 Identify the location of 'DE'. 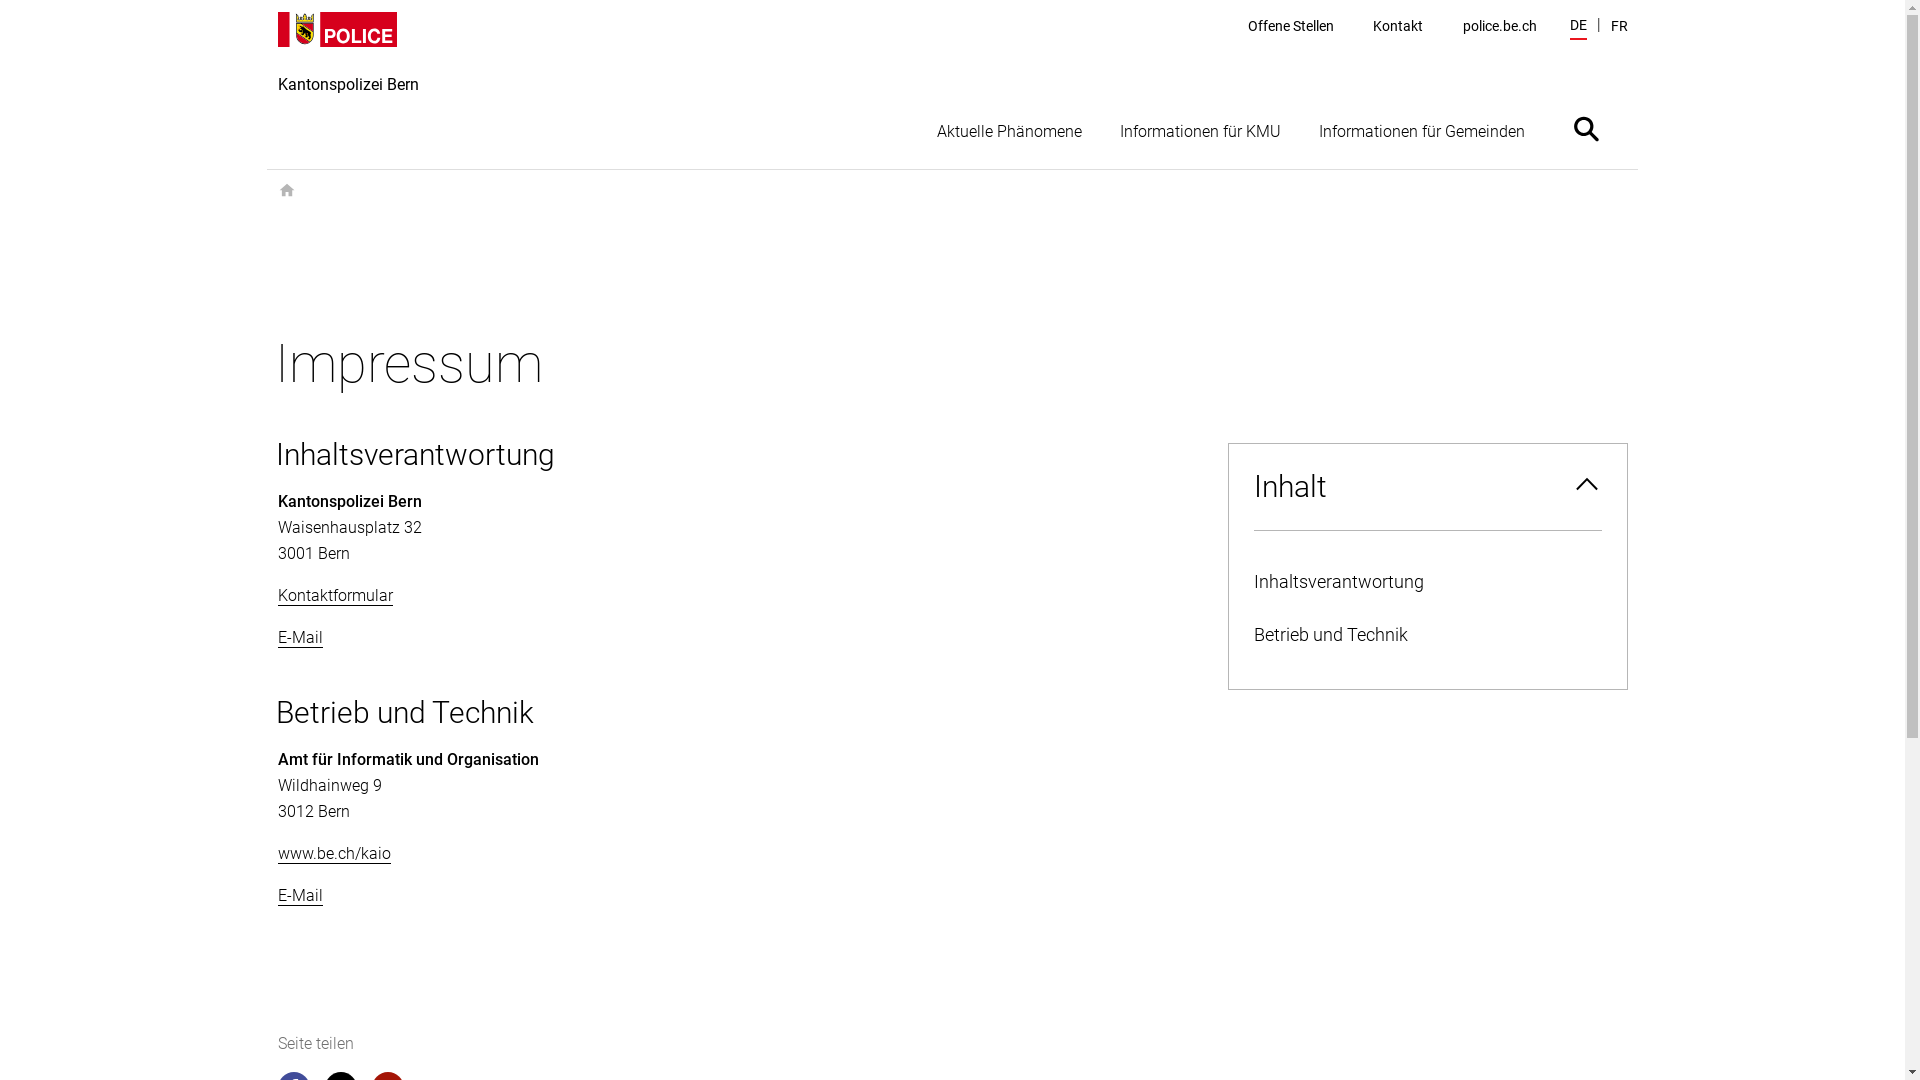
(1577, 27).